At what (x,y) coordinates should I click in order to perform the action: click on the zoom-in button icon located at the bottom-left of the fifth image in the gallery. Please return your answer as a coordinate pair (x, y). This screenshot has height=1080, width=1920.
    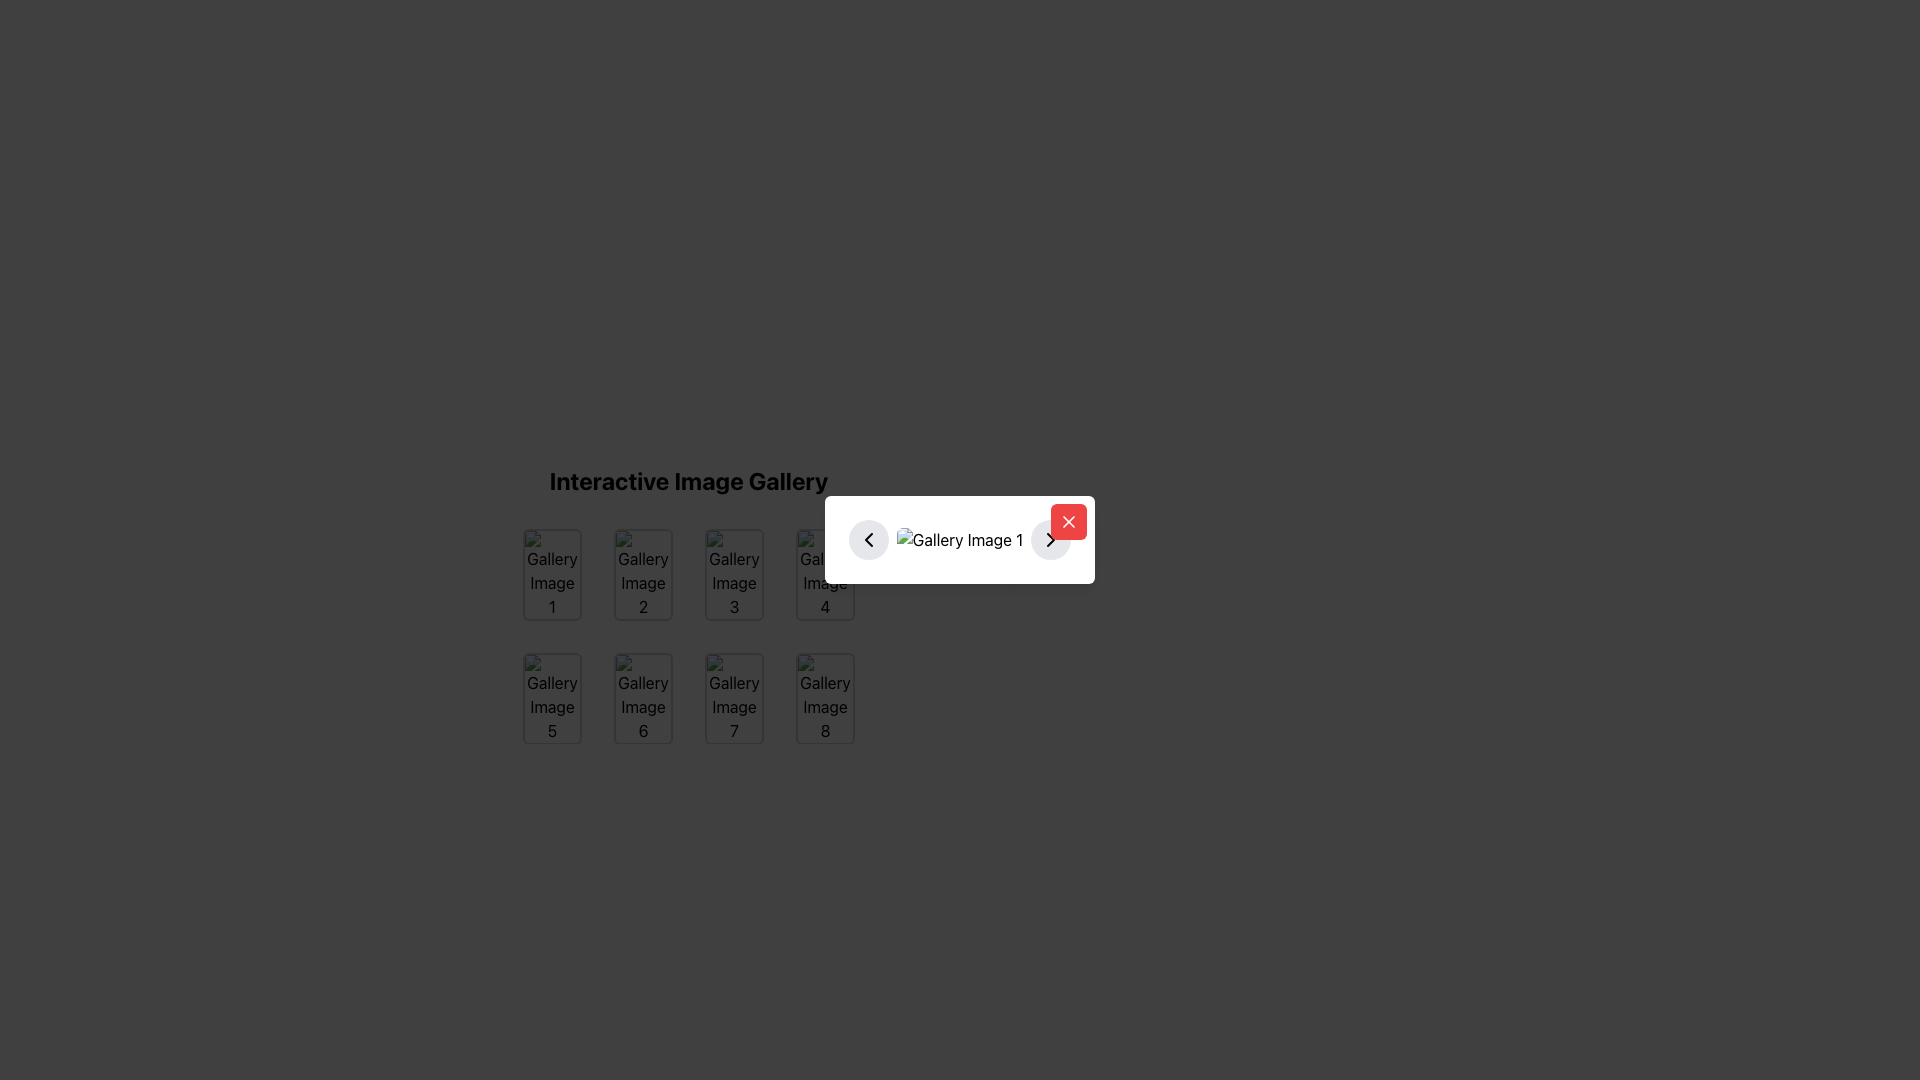
    Looking at the image, I should click on (552, 697).